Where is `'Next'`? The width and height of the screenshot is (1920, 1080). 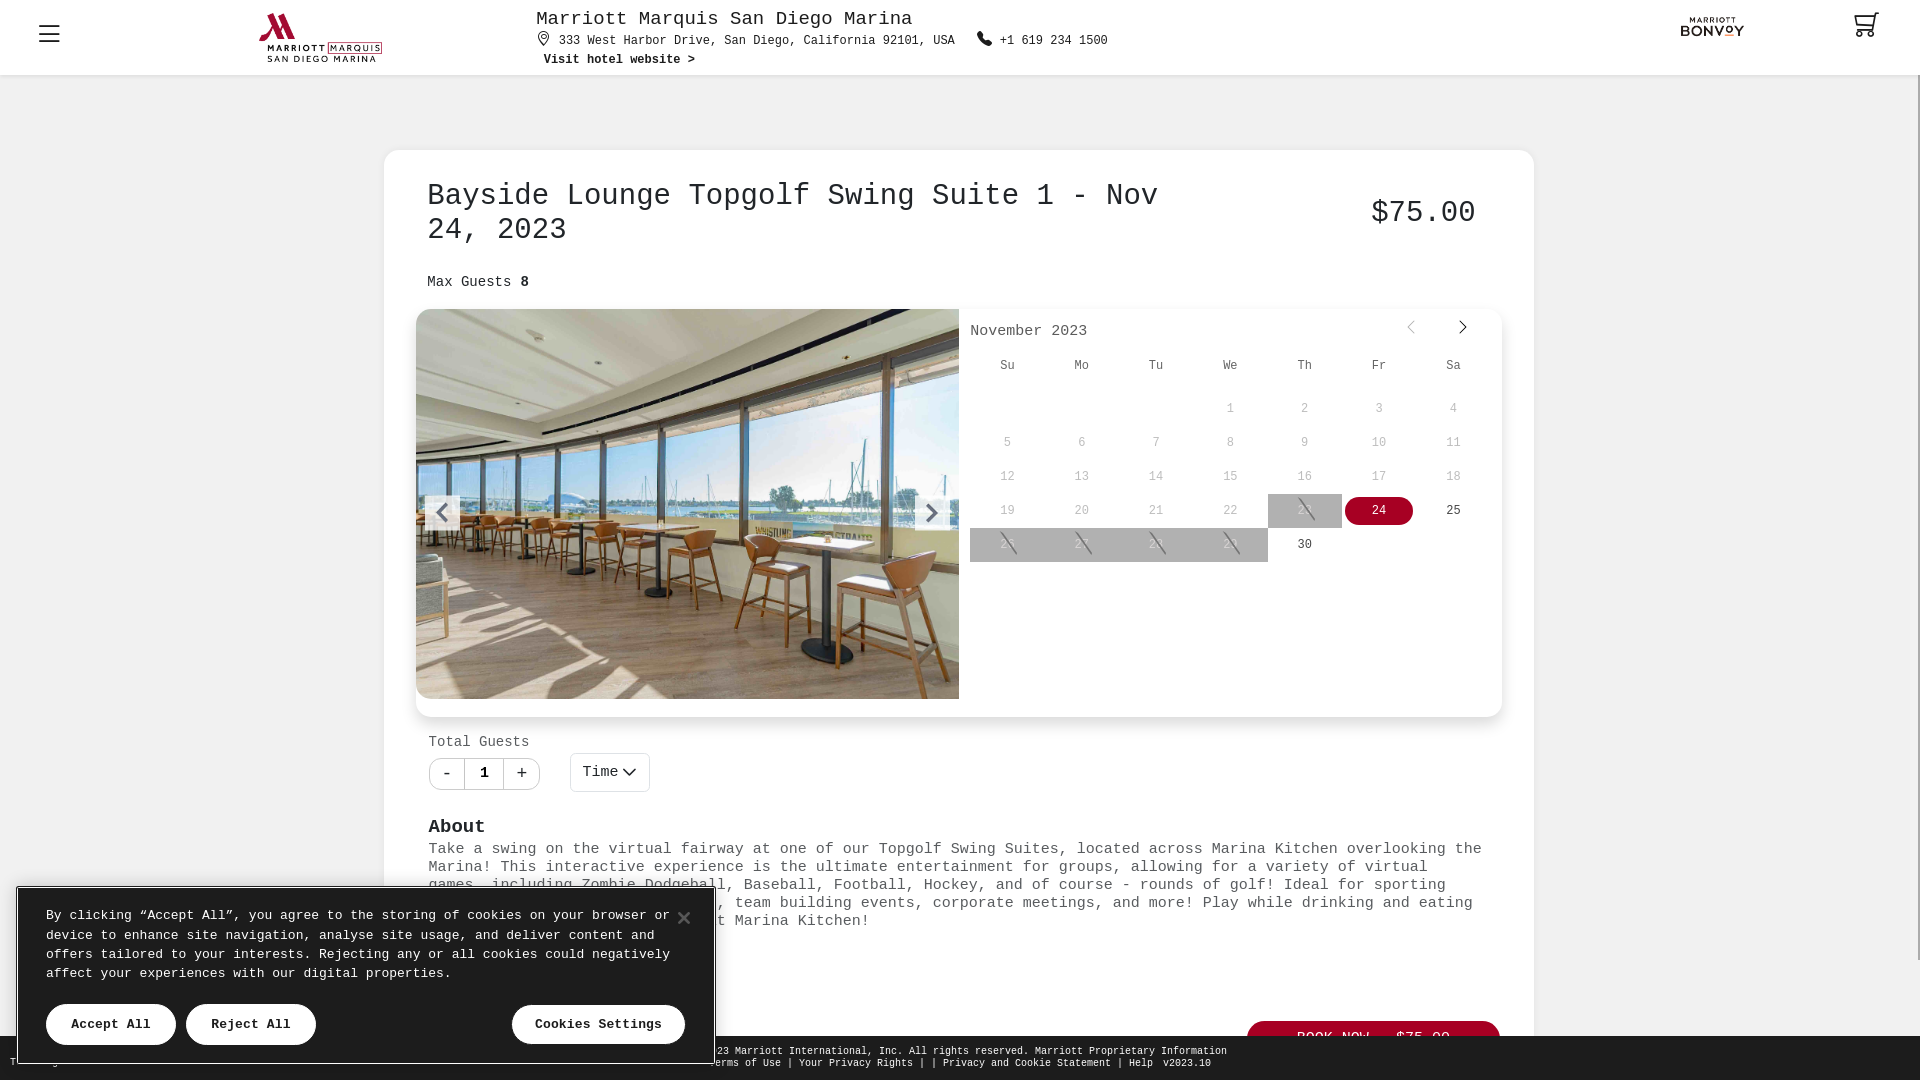 'Next' is located at coordinates (1464, 327).